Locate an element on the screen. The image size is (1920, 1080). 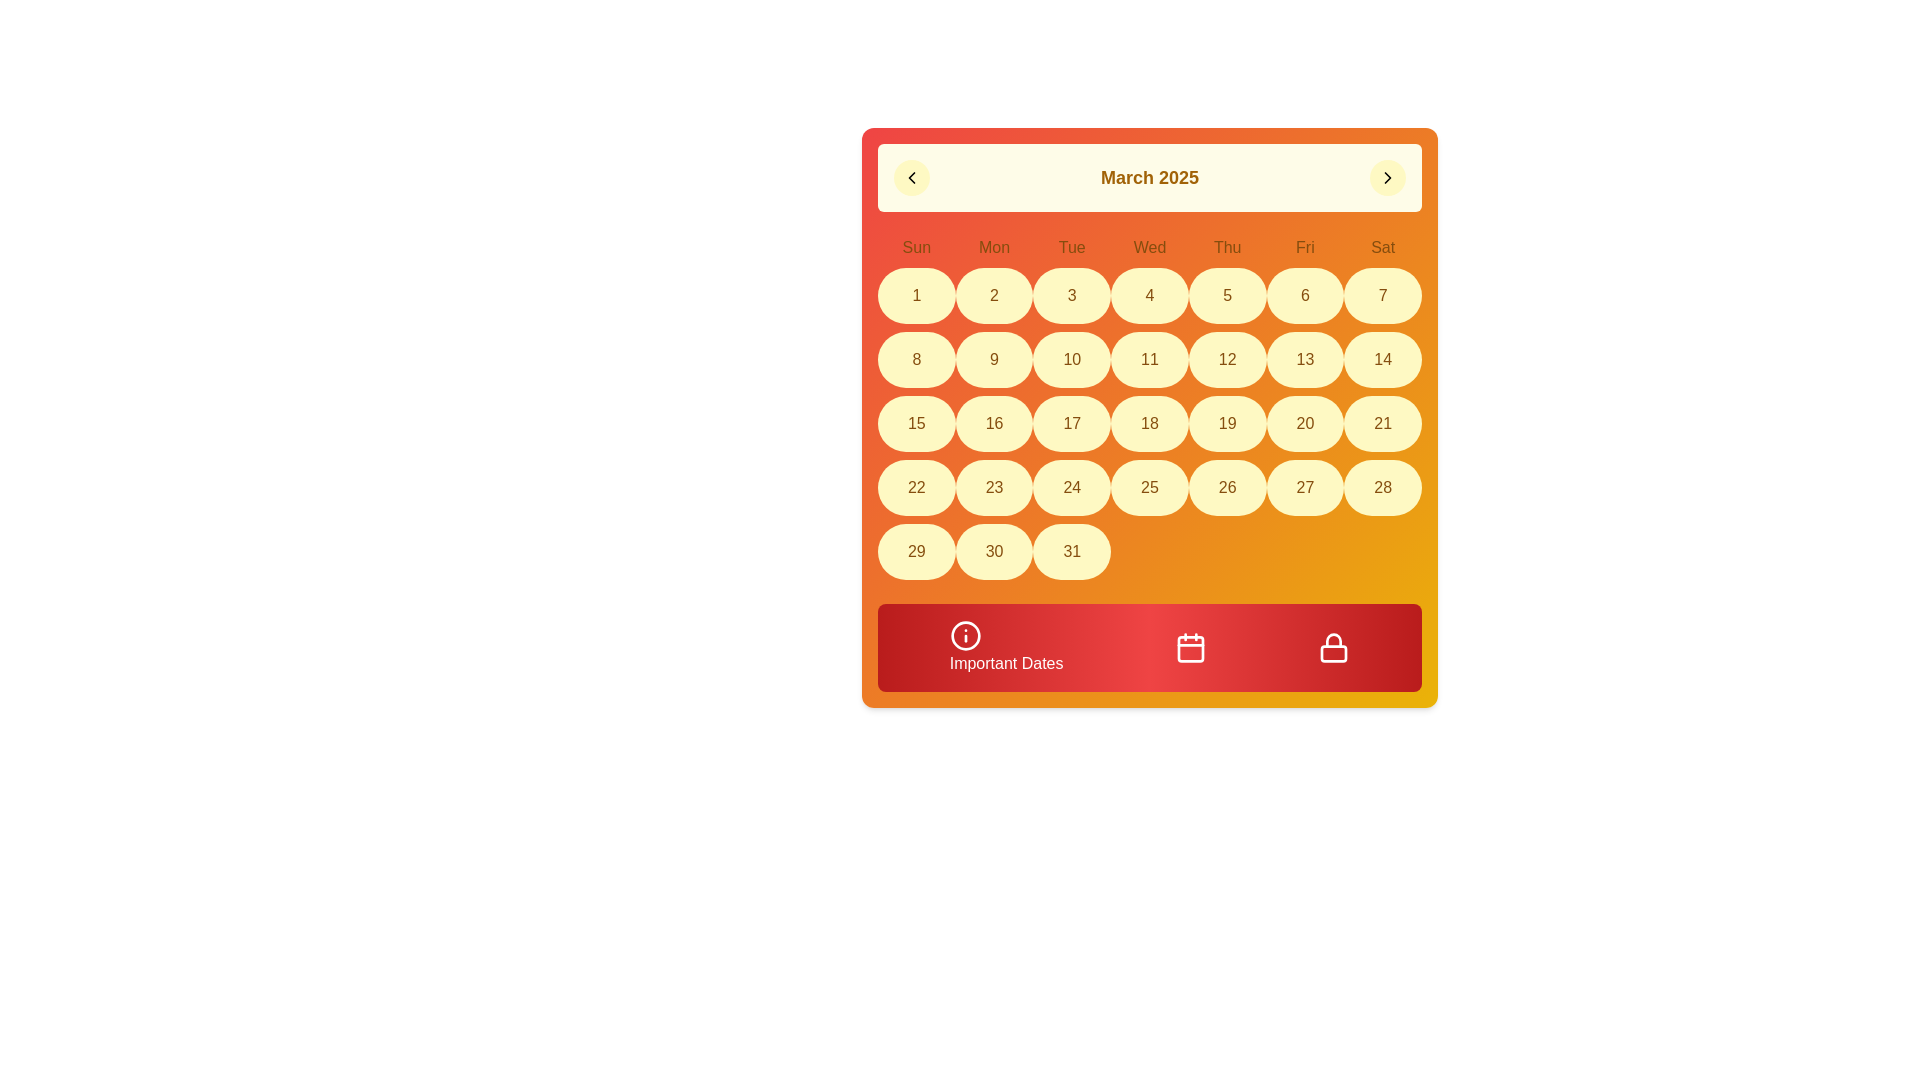
the circular button with a soft yellow background and centered black number '9' is located at coordinates (994, 358).